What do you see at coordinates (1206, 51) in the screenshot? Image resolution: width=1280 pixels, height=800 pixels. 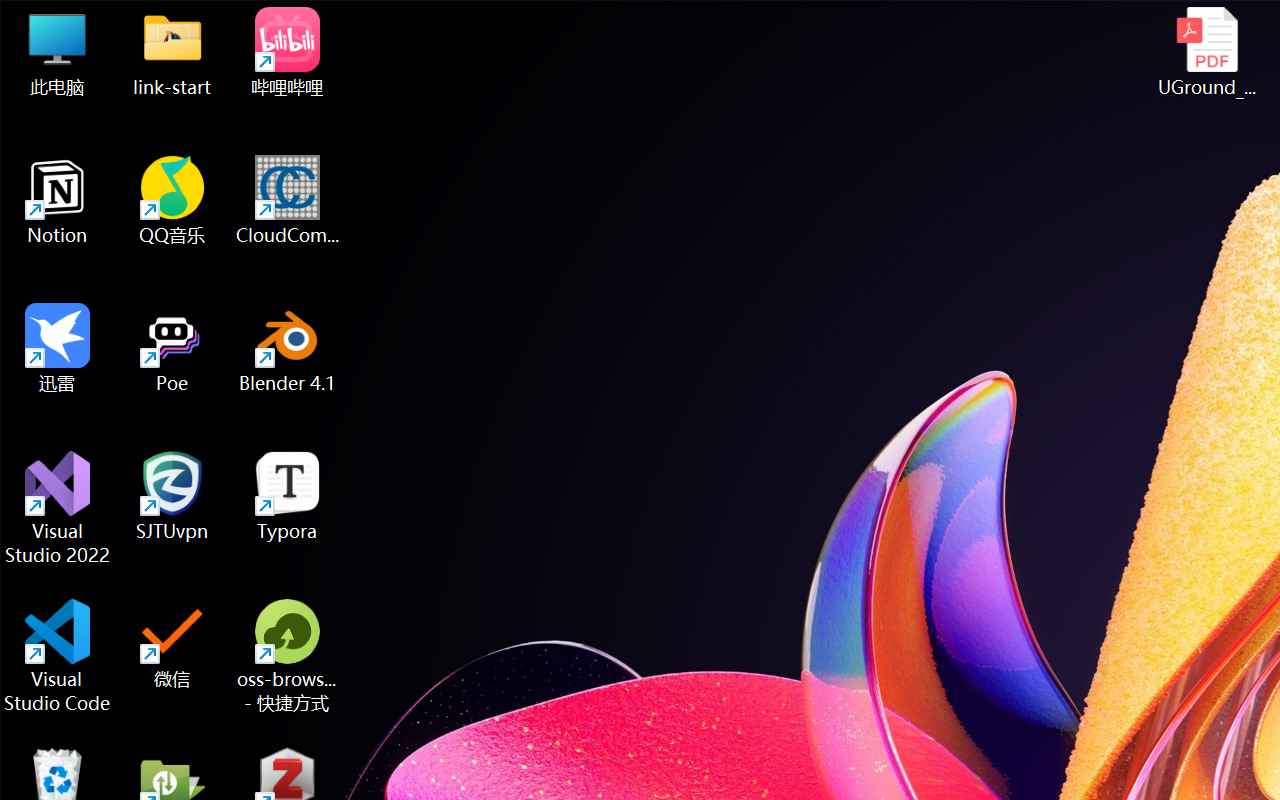 I see `'UGround_paper.pdf'` at bounding box center [1206, 51].